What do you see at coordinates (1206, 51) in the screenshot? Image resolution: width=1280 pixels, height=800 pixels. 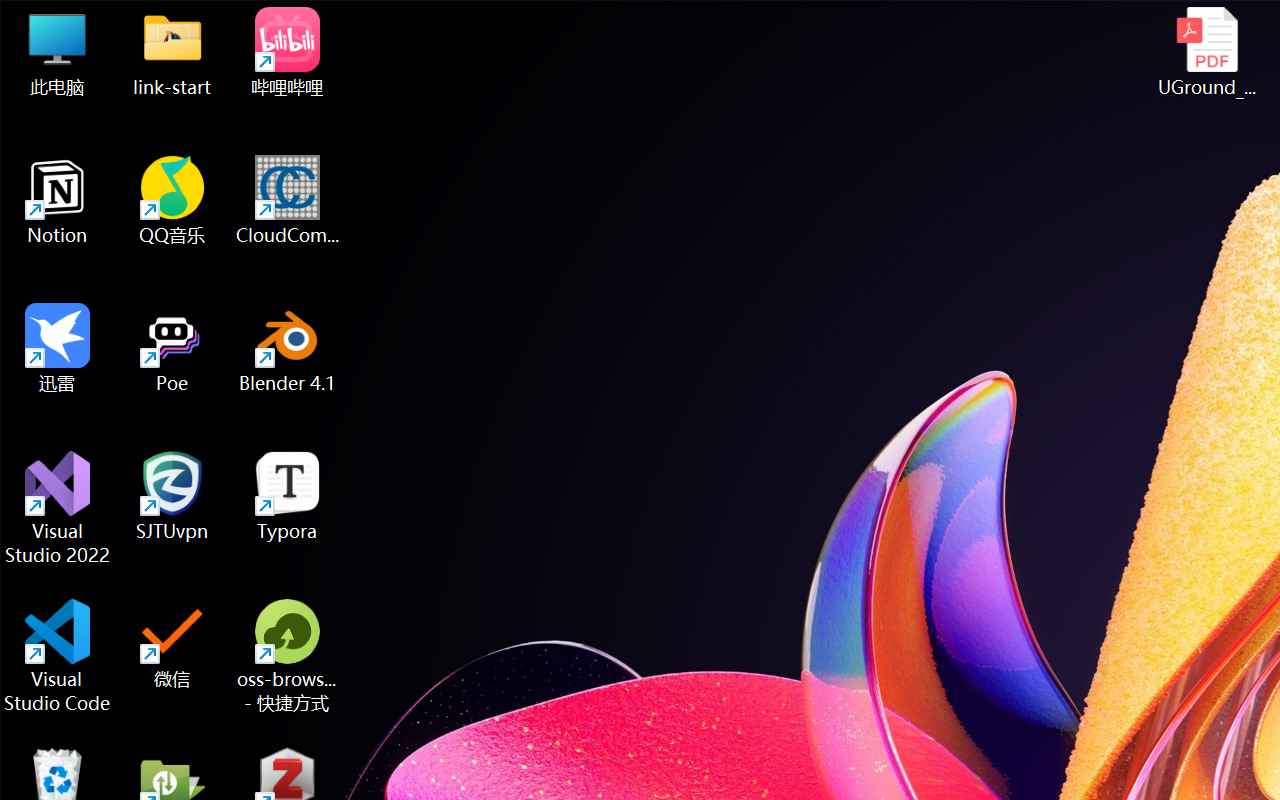 I see `'UGround_paper.pdf'` at bounding box center [1206, 51].